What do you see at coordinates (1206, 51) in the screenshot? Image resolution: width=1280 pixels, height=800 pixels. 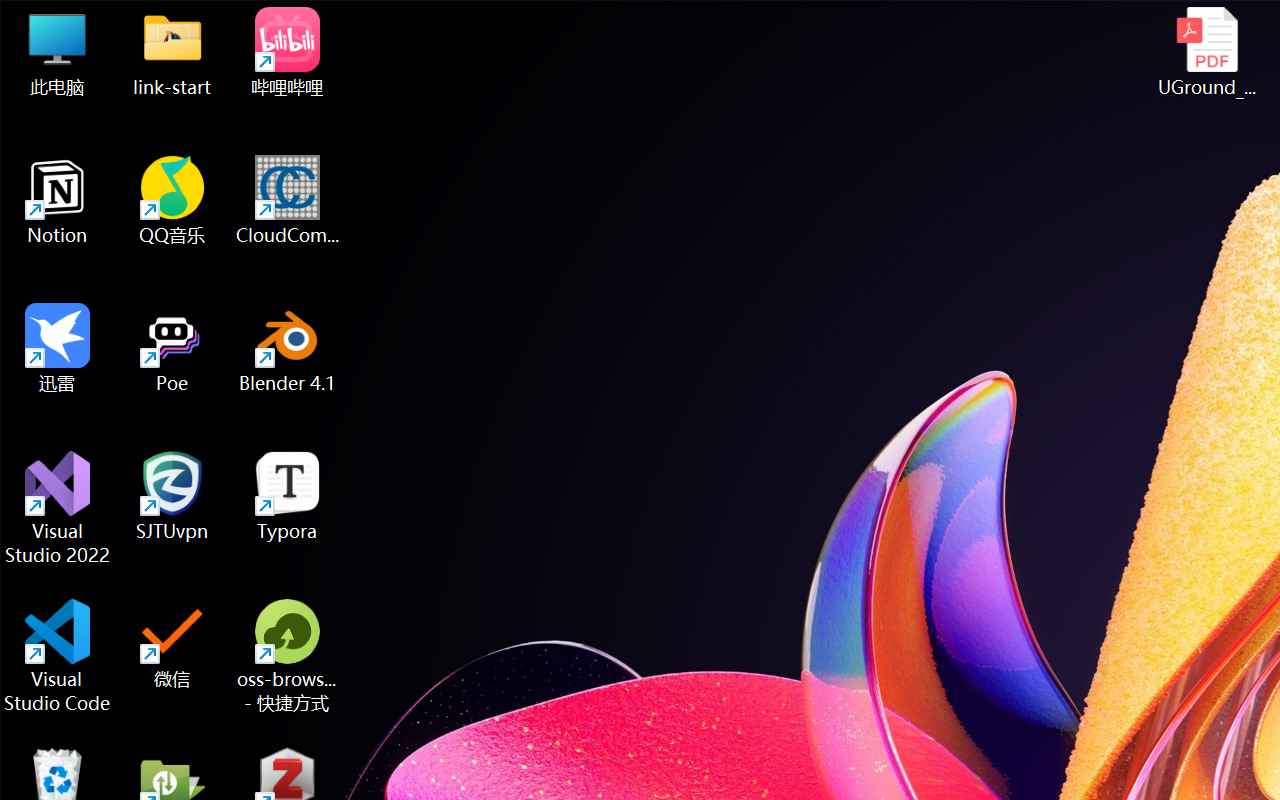 I see `'UGround_paper.pdf'` at bounding box center [1206, 51].